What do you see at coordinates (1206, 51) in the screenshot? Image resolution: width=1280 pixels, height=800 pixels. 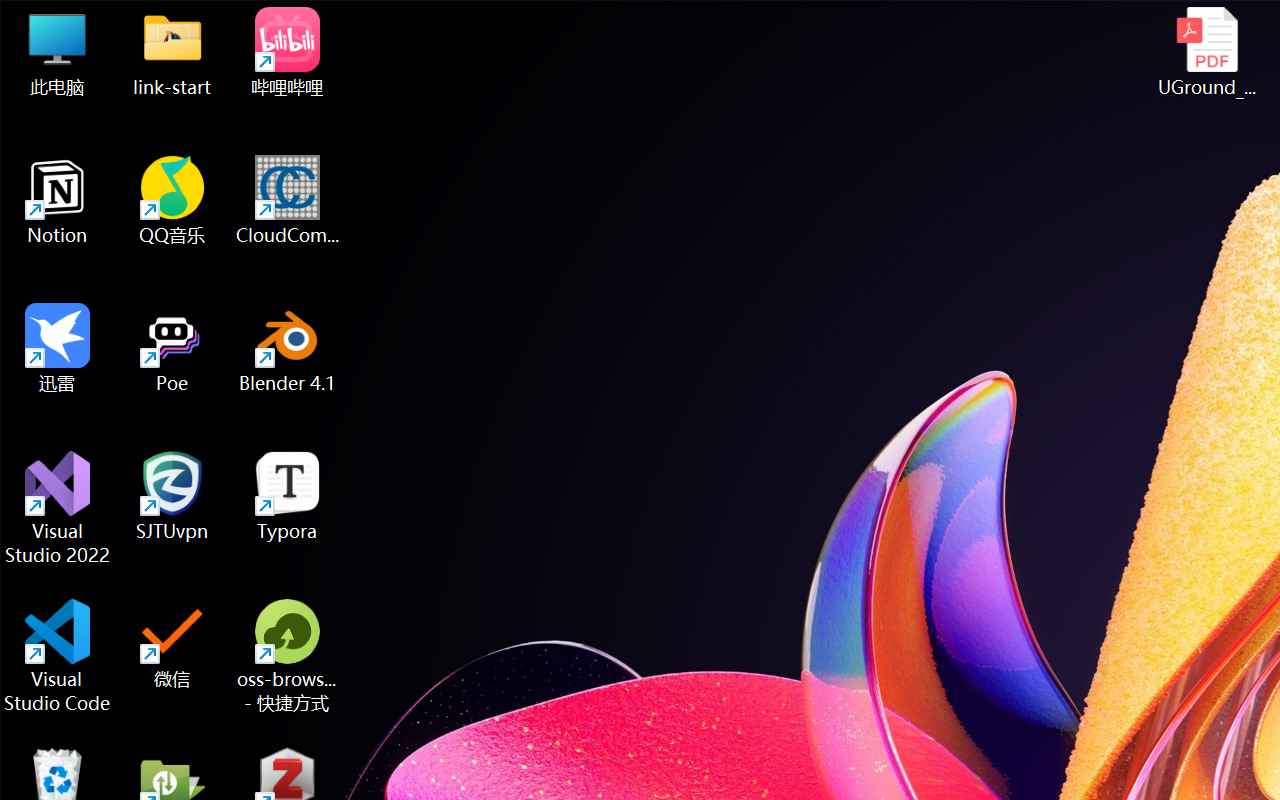 I see `'UGround_paper.pdf'` at bounding box center [1206, 51].